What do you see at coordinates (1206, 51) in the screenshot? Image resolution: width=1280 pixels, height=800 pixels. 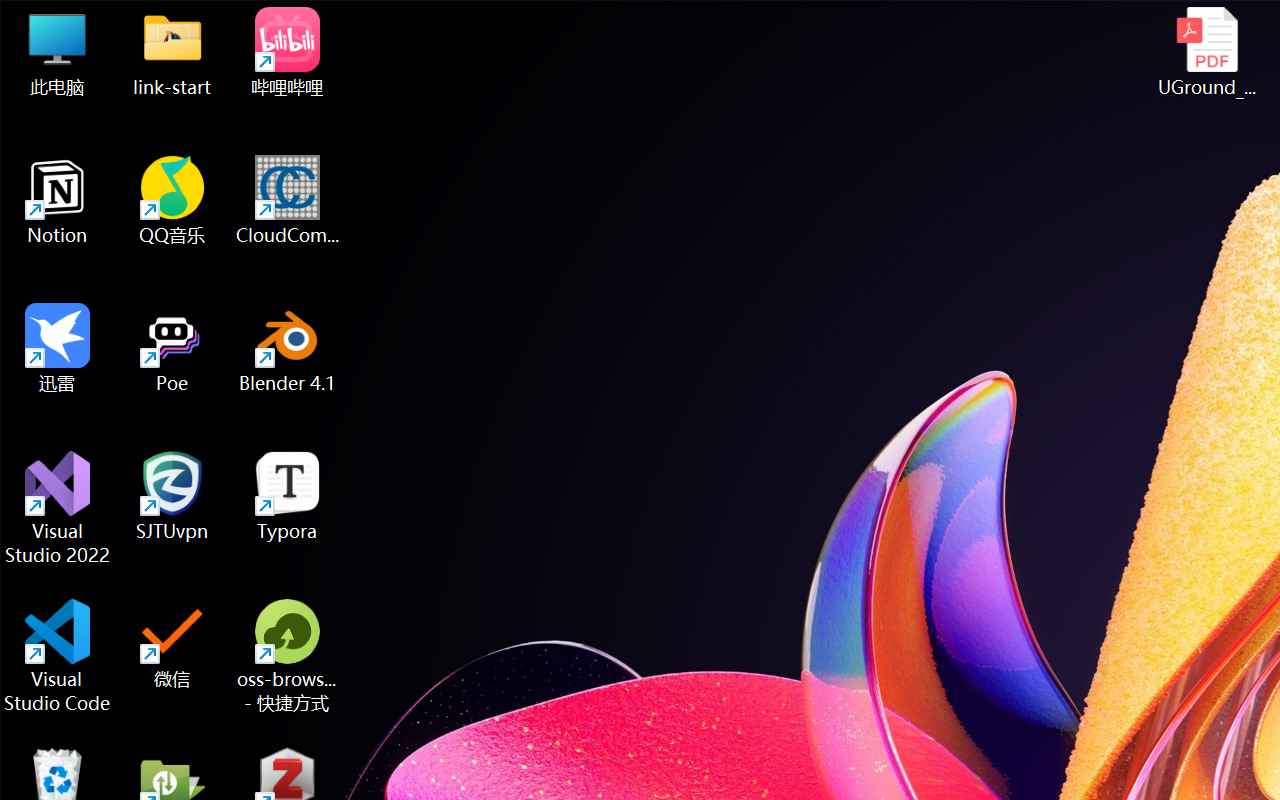 I see `'UGround_paper.pdf'` at bounding box center [1206, 51].